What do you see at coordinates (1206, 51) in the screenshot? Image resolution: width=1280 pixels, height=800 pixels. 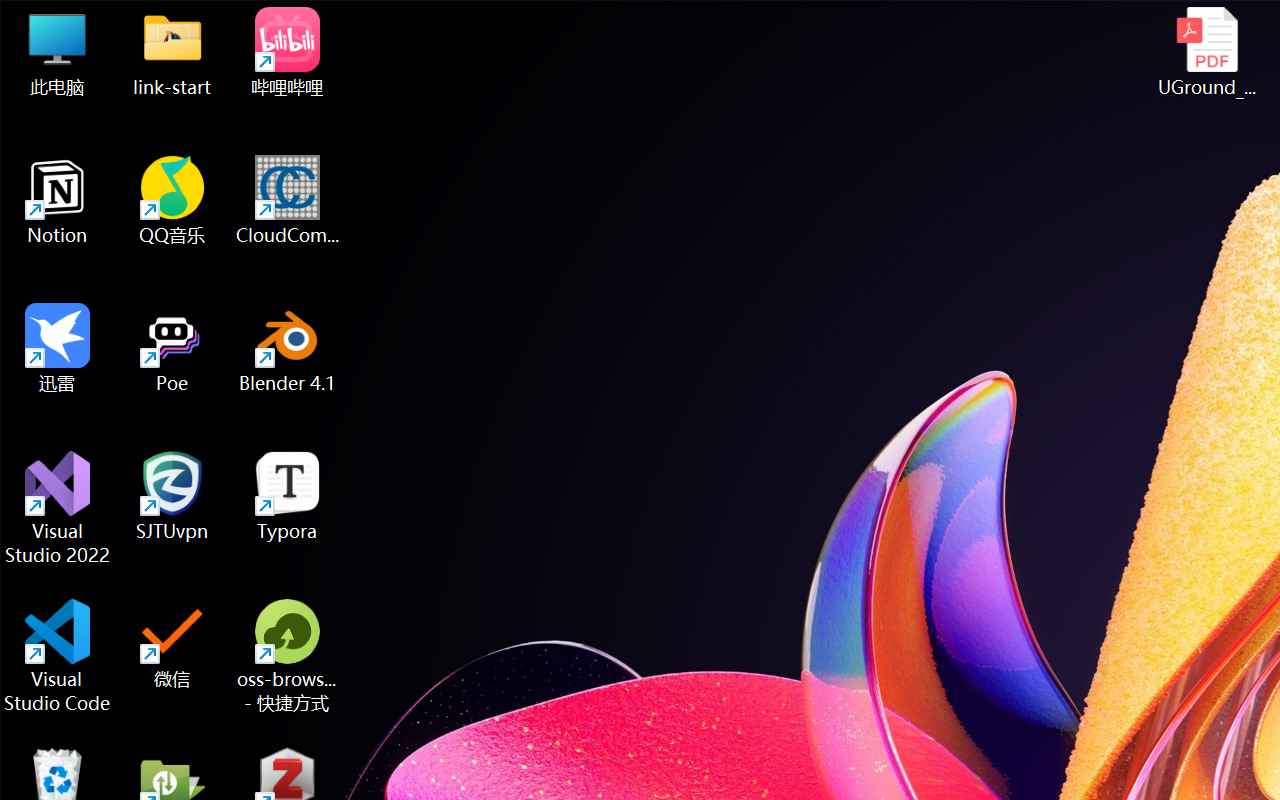 I see `'UGround_paper.pdf'` at bounding box center [1206, 51].